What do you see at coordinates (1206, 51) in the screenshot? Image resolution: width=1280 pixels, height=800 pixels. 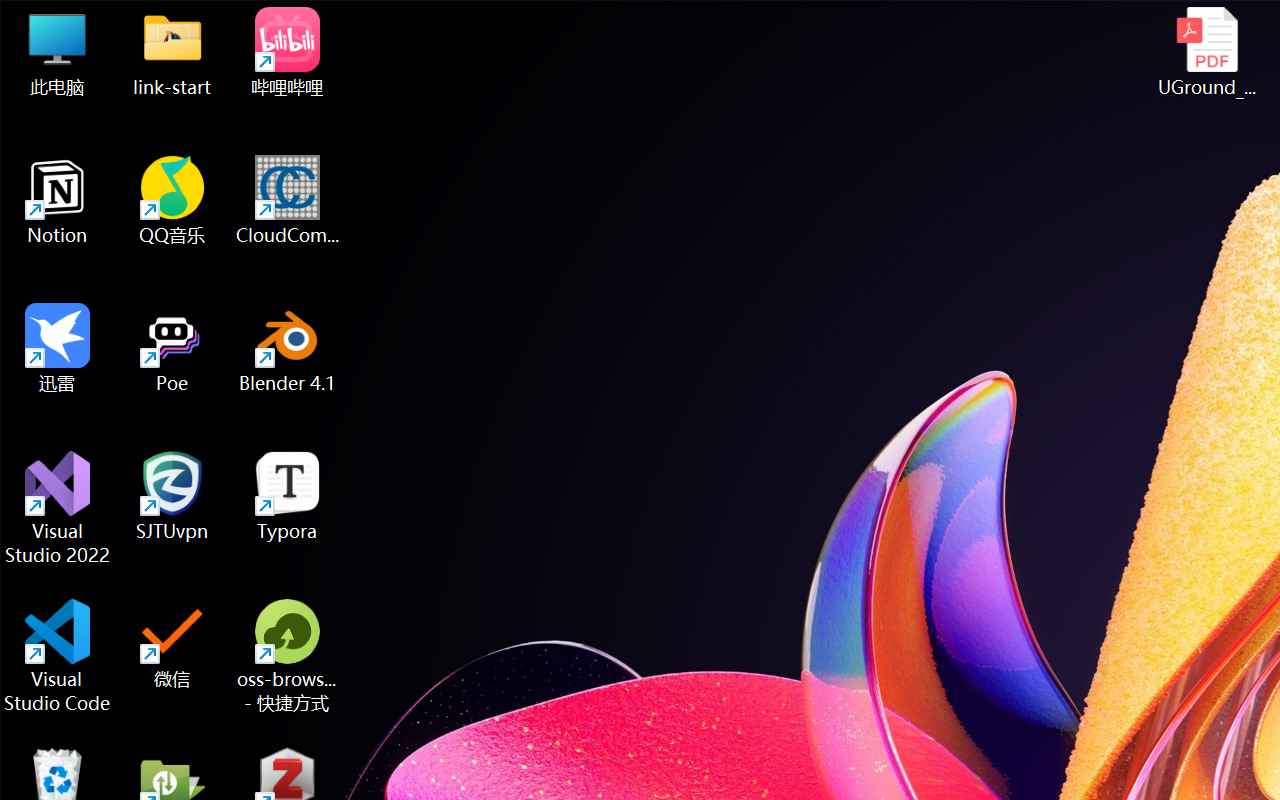 I see `'UGround_paper.pdf'` at bounding box center [1206, 51].